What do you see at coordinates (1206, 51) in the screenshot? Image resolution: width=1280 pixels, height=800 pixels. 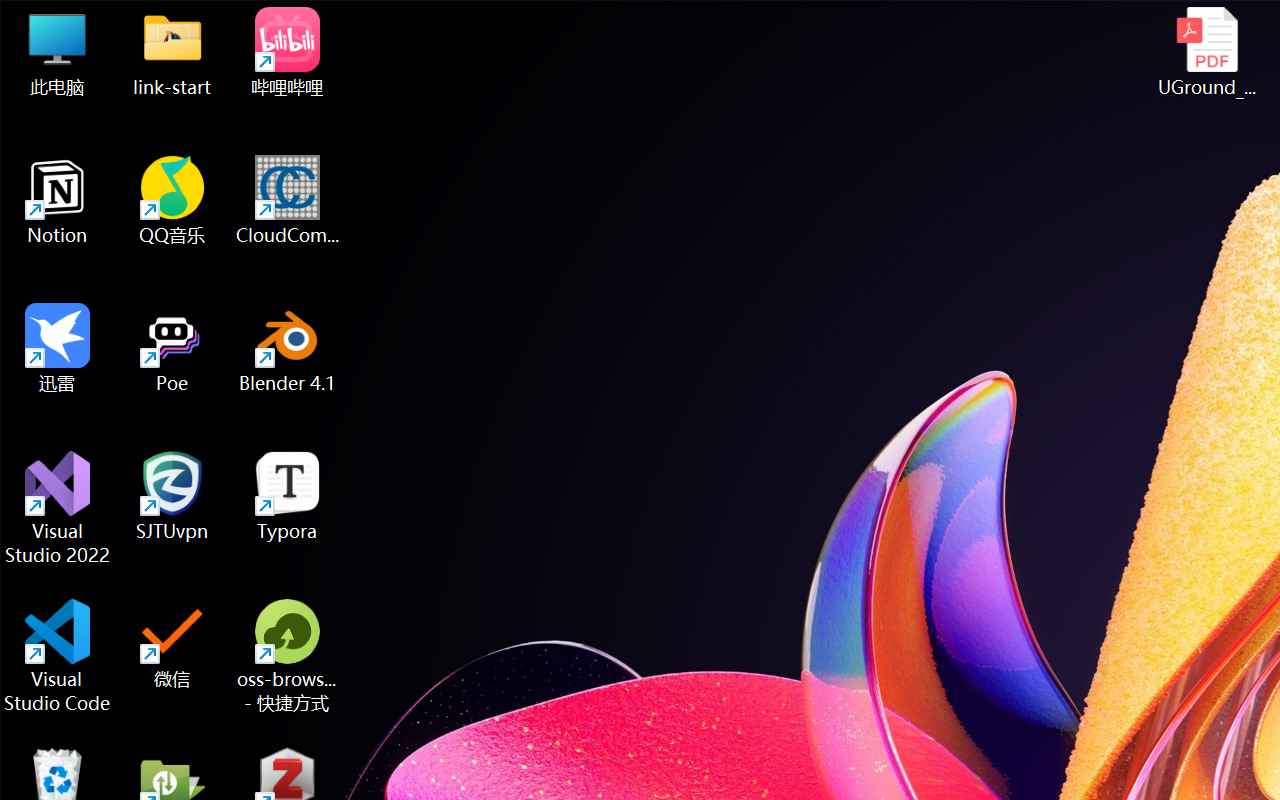 I see `'UGround_paper.pdf'` at bounding box center [1206, 51].